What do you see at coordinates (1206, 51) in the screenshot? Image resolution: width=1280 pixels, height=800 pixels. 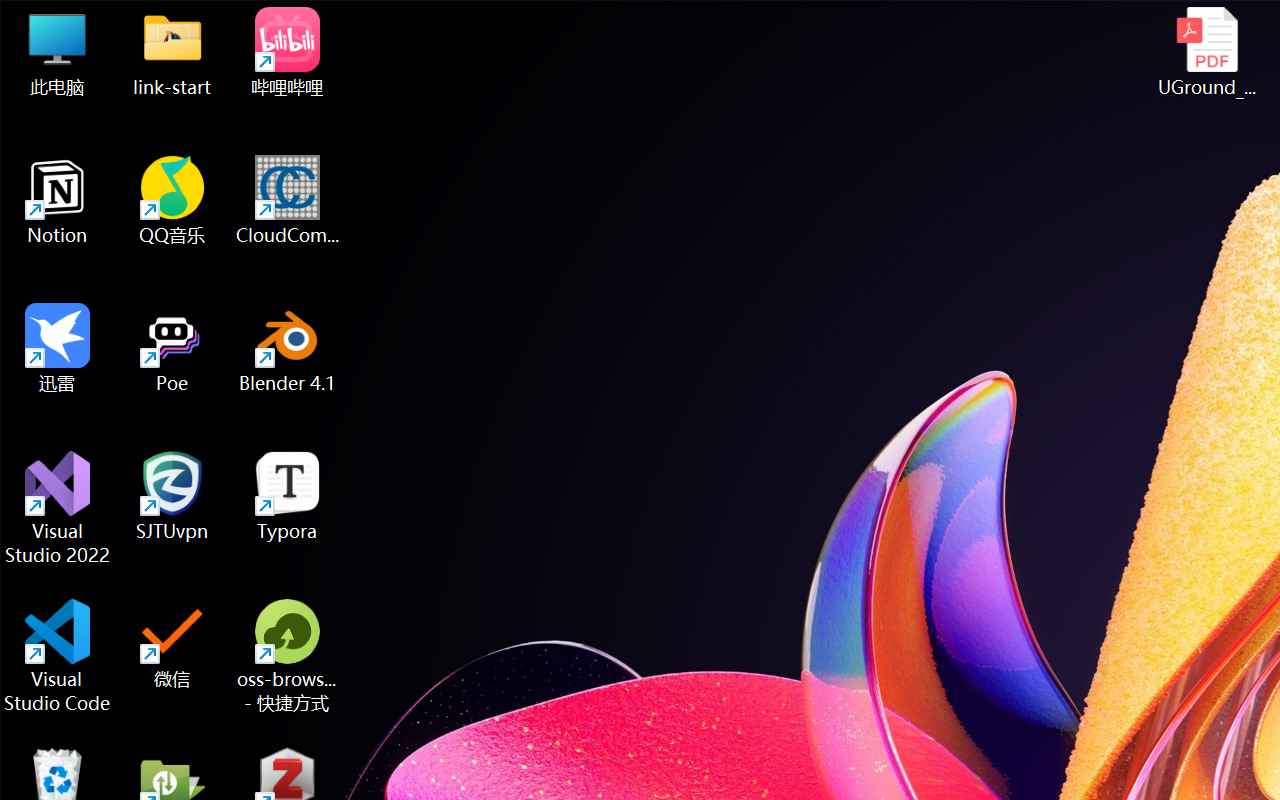 I see `'UGround_paper.pdf'` at bounding box center [1206, 51].